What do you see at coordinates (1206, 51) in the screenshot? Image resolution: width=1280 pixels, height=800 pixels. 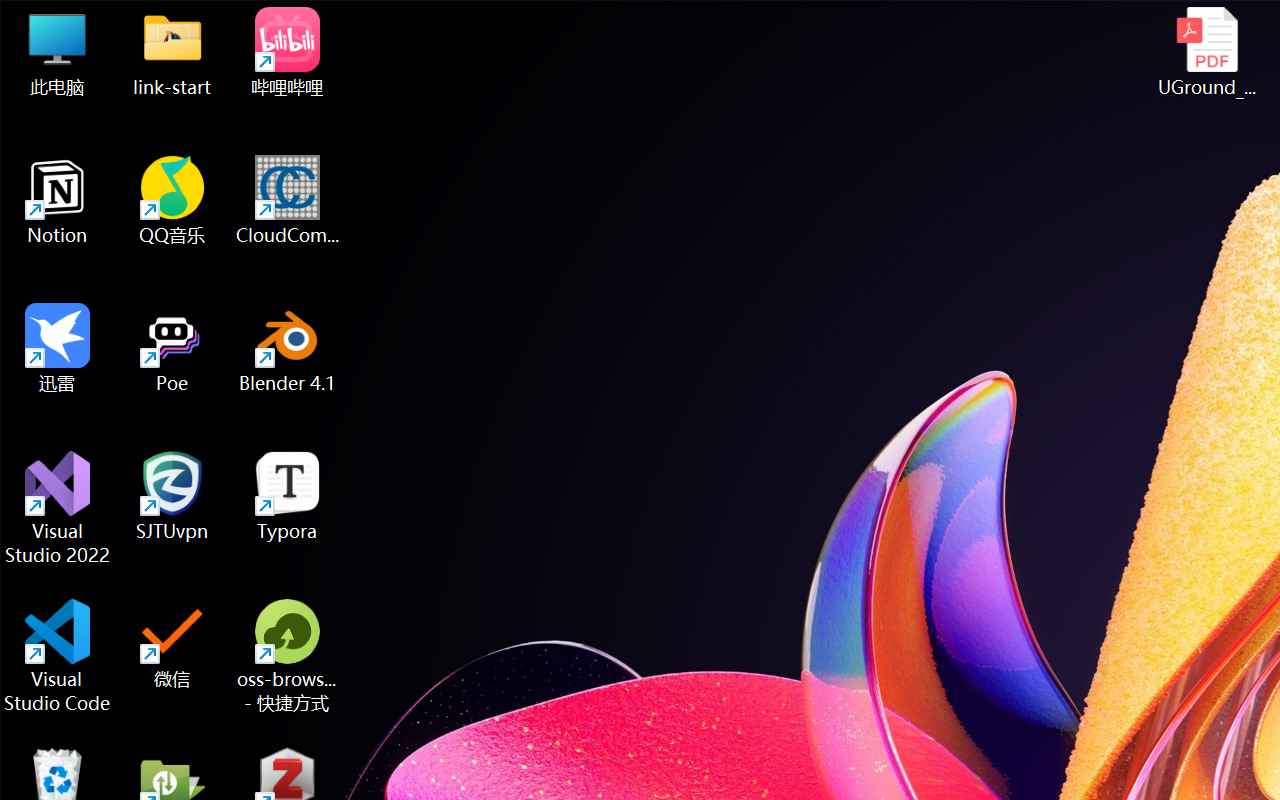 I see `'UGround_paper.pdf'` at bounding box center [1206, 51].